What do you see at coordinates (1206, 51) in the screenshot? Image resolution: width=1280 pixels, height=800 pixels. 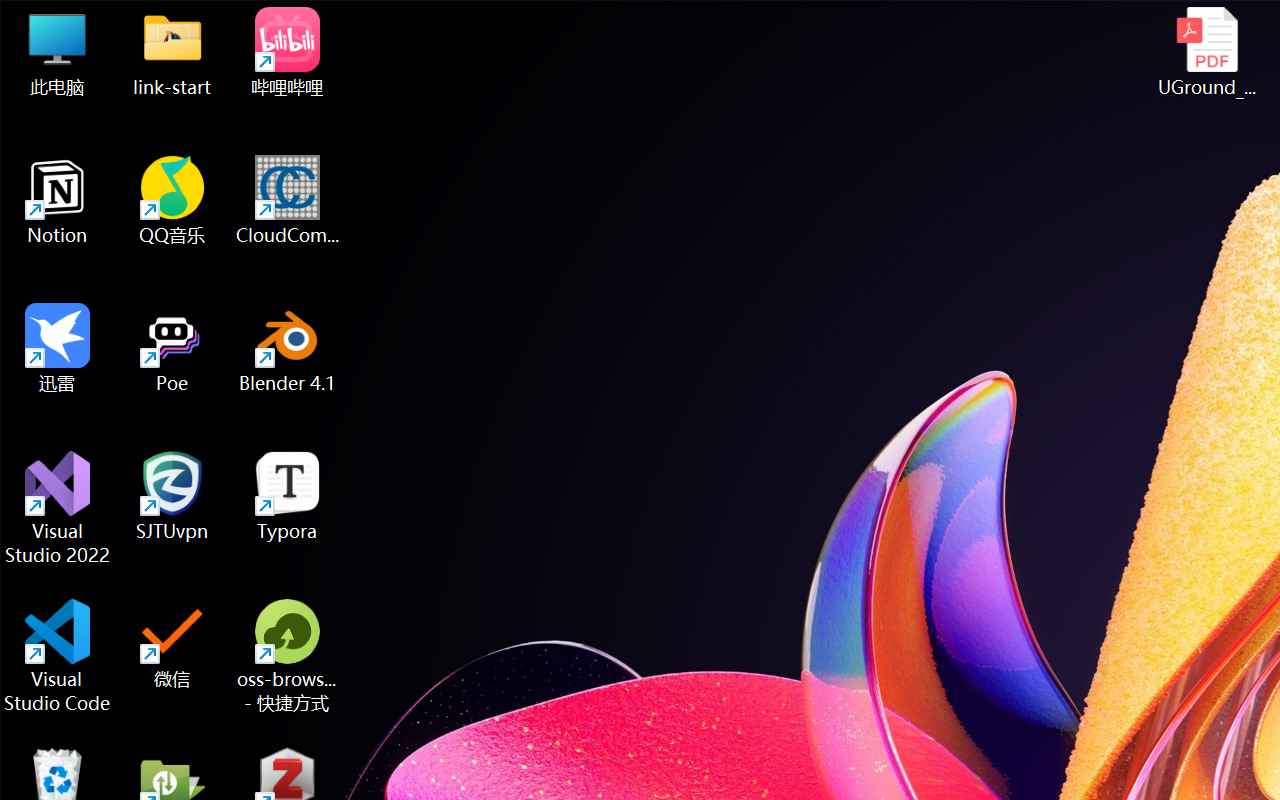 I see `'UGround_paper.pdf'` at bounding box center [1206, 51].